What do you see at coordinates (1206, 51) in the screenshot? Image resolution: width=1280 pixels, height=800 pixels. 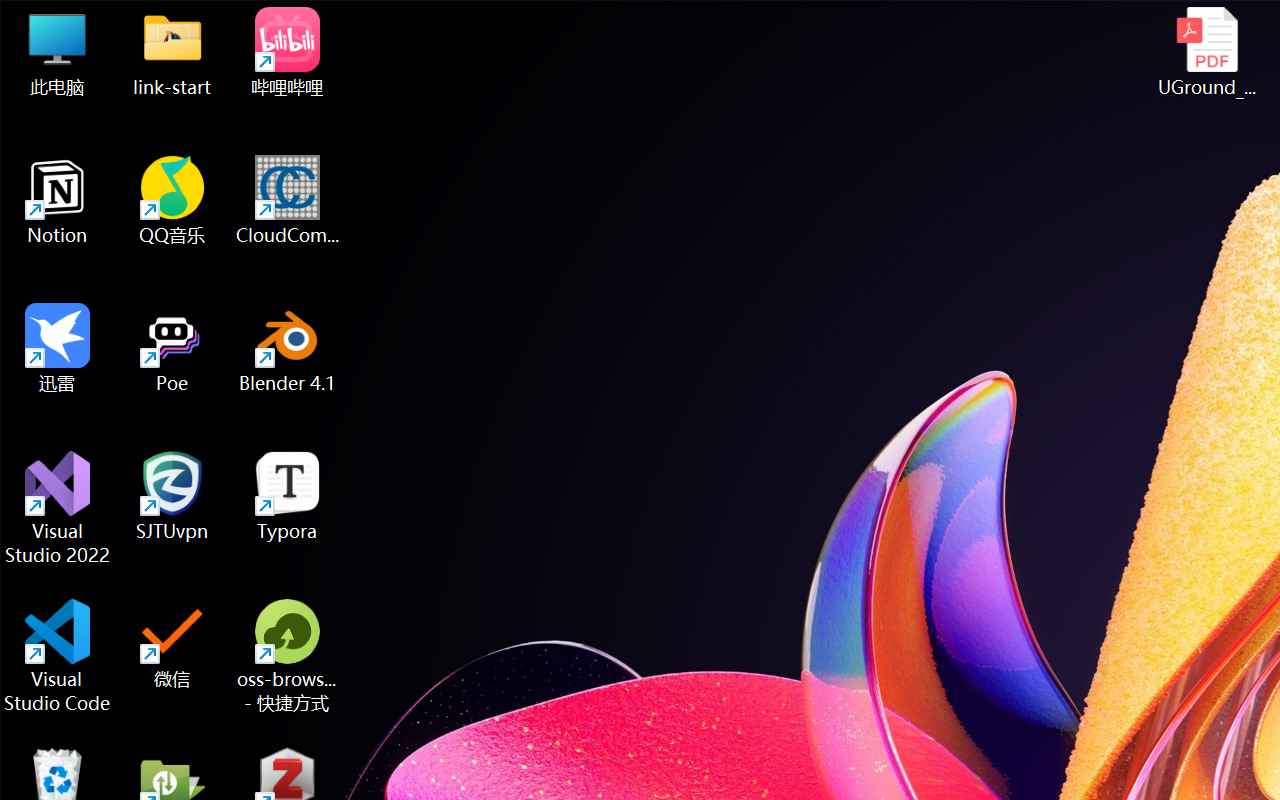 I see `'UGround_paper.pdf'` at bounding box center [1206, 51].